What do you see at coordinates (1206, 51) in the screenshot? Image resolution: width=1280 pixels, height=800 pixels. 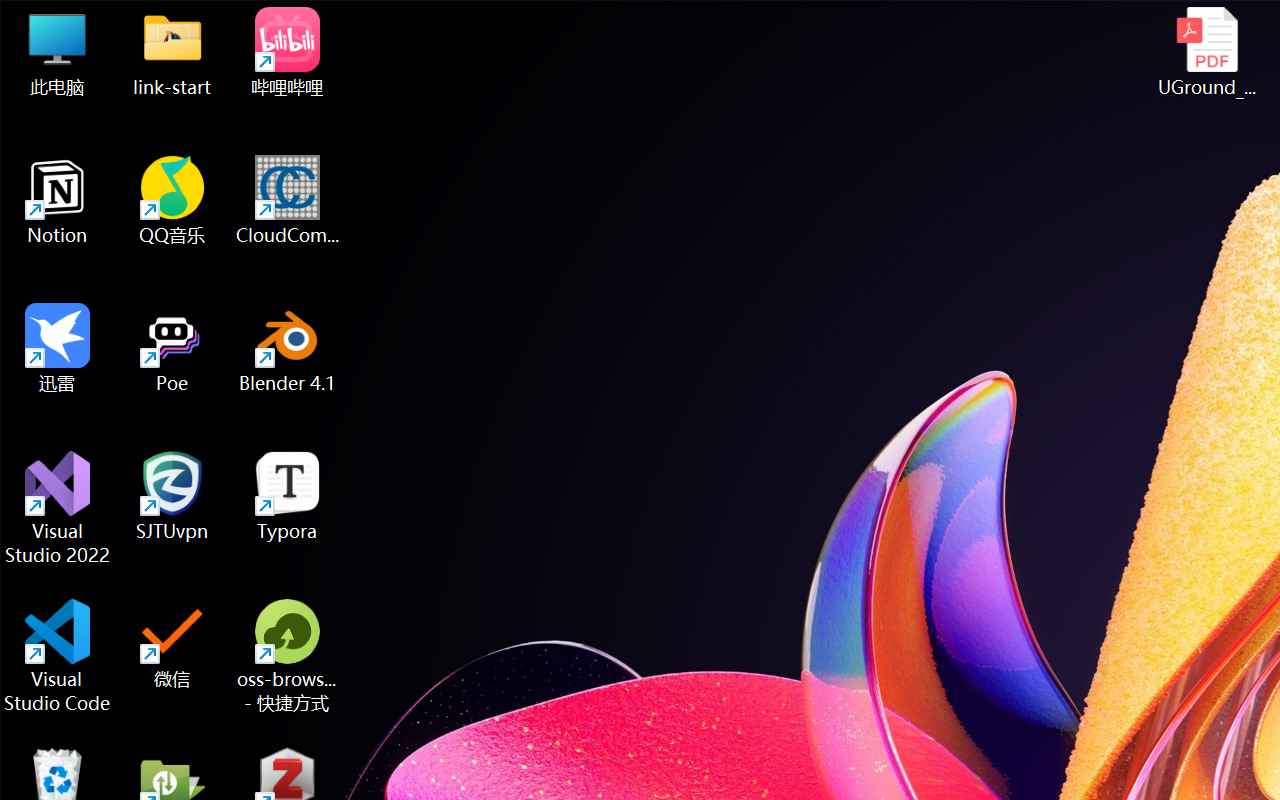 I see `'UGround_paper.pdf'` at bounding box center [1206, 51].